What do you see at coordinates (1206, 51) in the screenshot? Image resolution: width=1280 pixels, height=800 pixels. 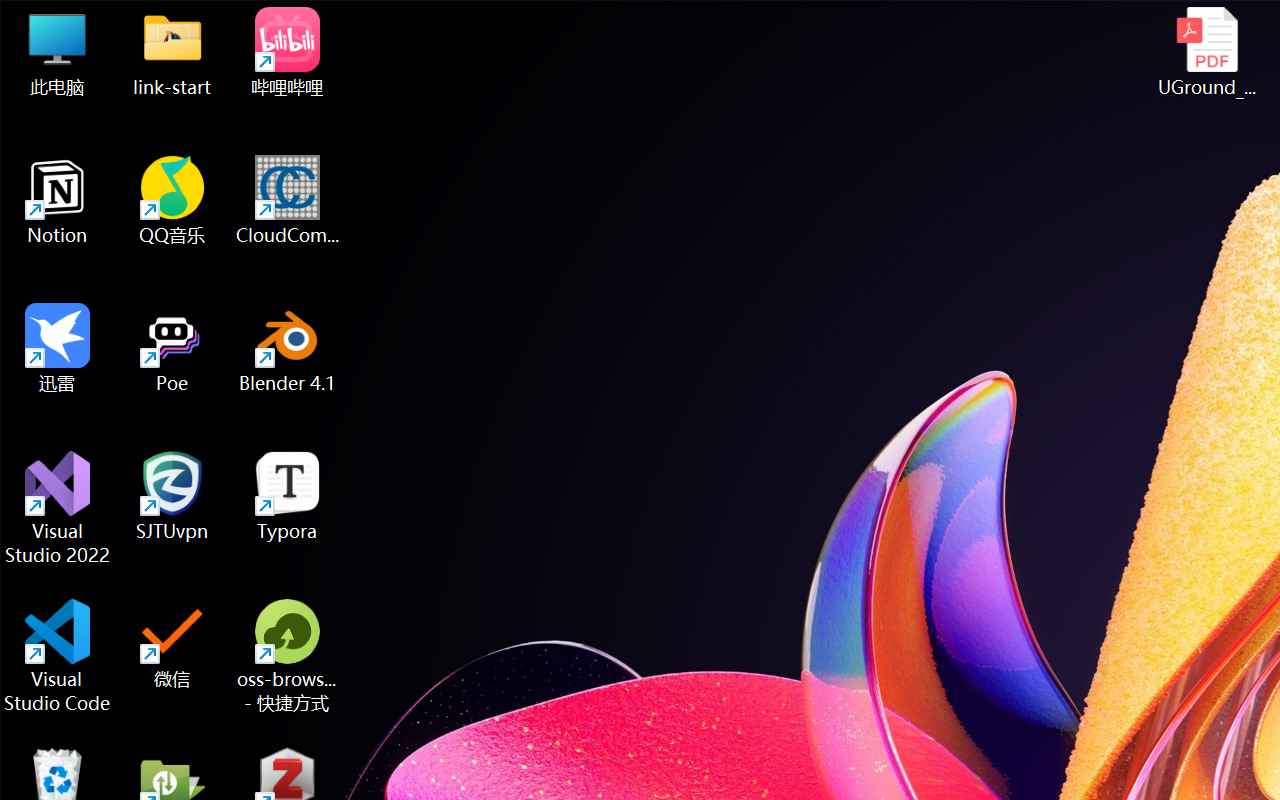 I see `'UGround_paper.pdf'` at bounding box center [1206, 51].